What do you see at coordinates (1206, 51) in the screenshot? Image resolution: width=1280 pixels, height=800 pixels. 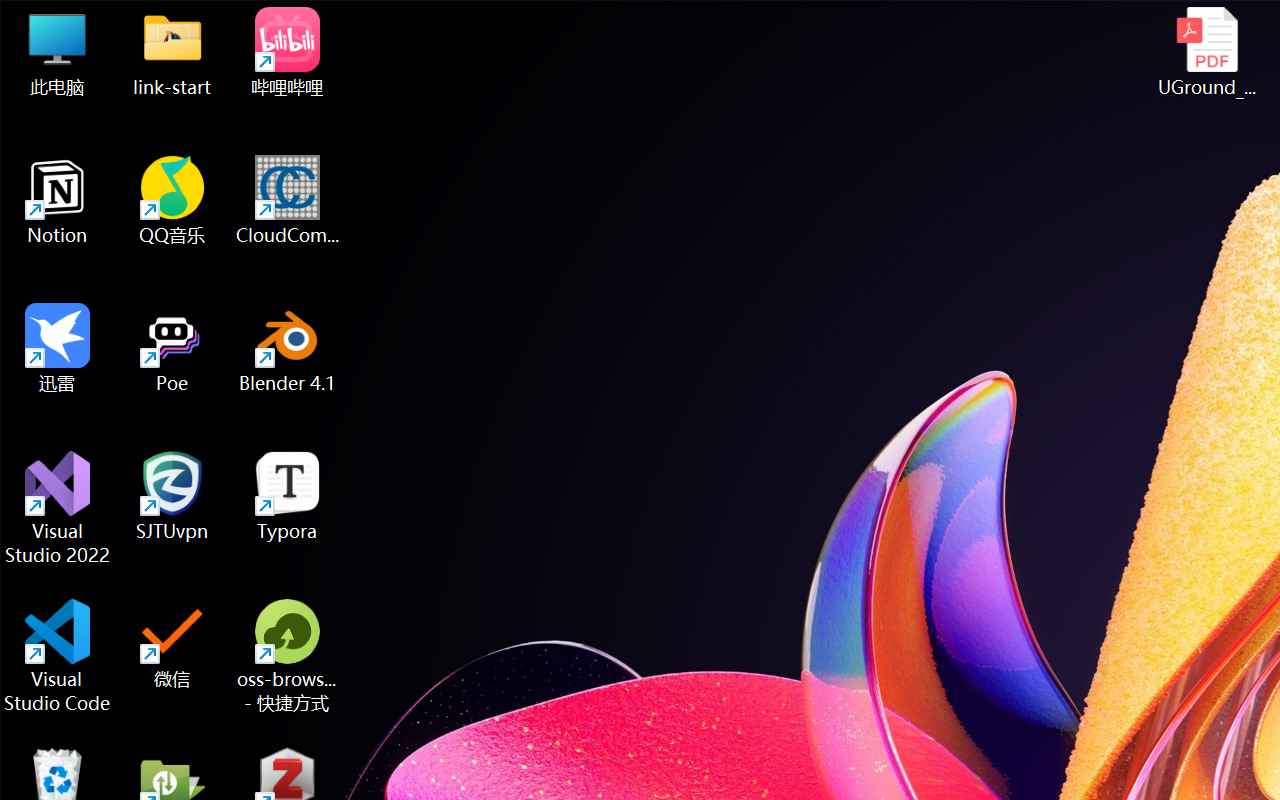 I see `'UGround_paper.pdf'` at bounding box center [1206, 51].